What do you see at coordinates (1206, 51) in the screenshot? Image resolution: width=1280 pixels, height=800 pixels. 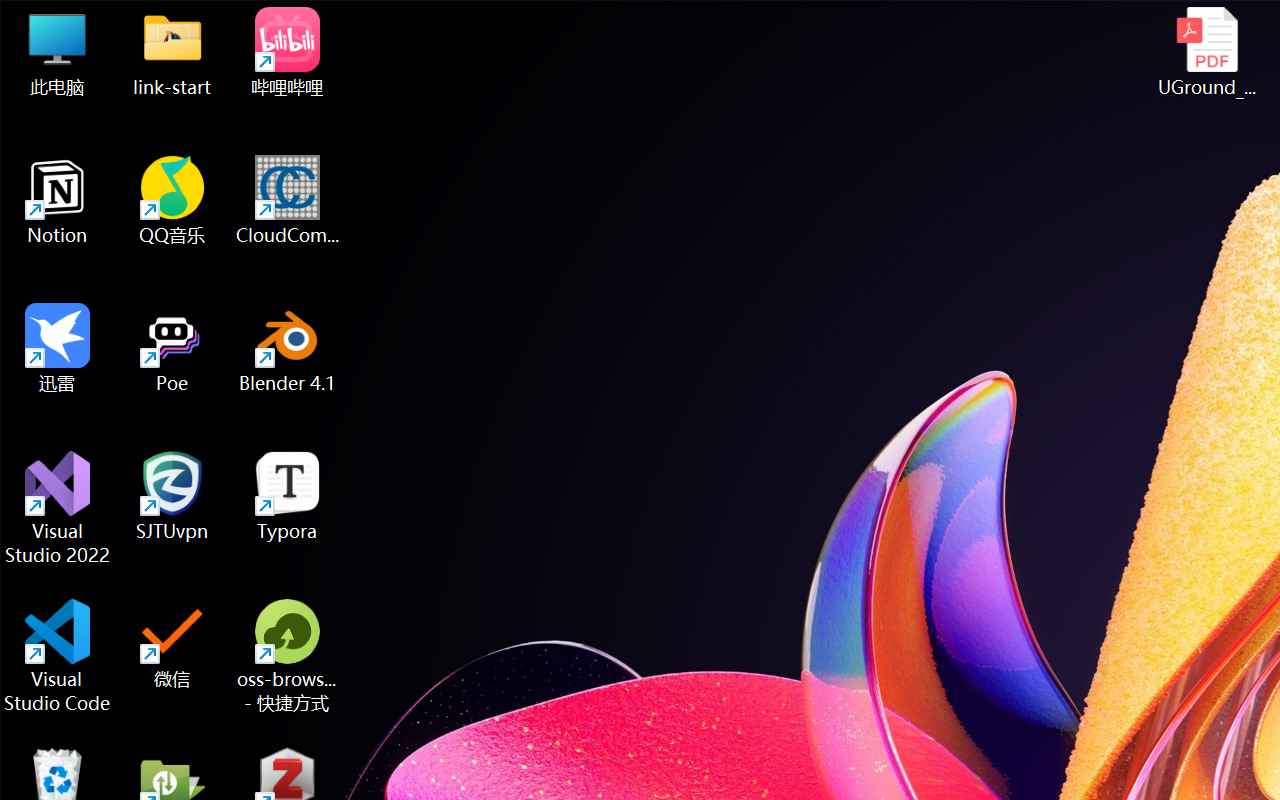 I see `'UGround_paper.pdf'` at bounding box center [1206, 51].